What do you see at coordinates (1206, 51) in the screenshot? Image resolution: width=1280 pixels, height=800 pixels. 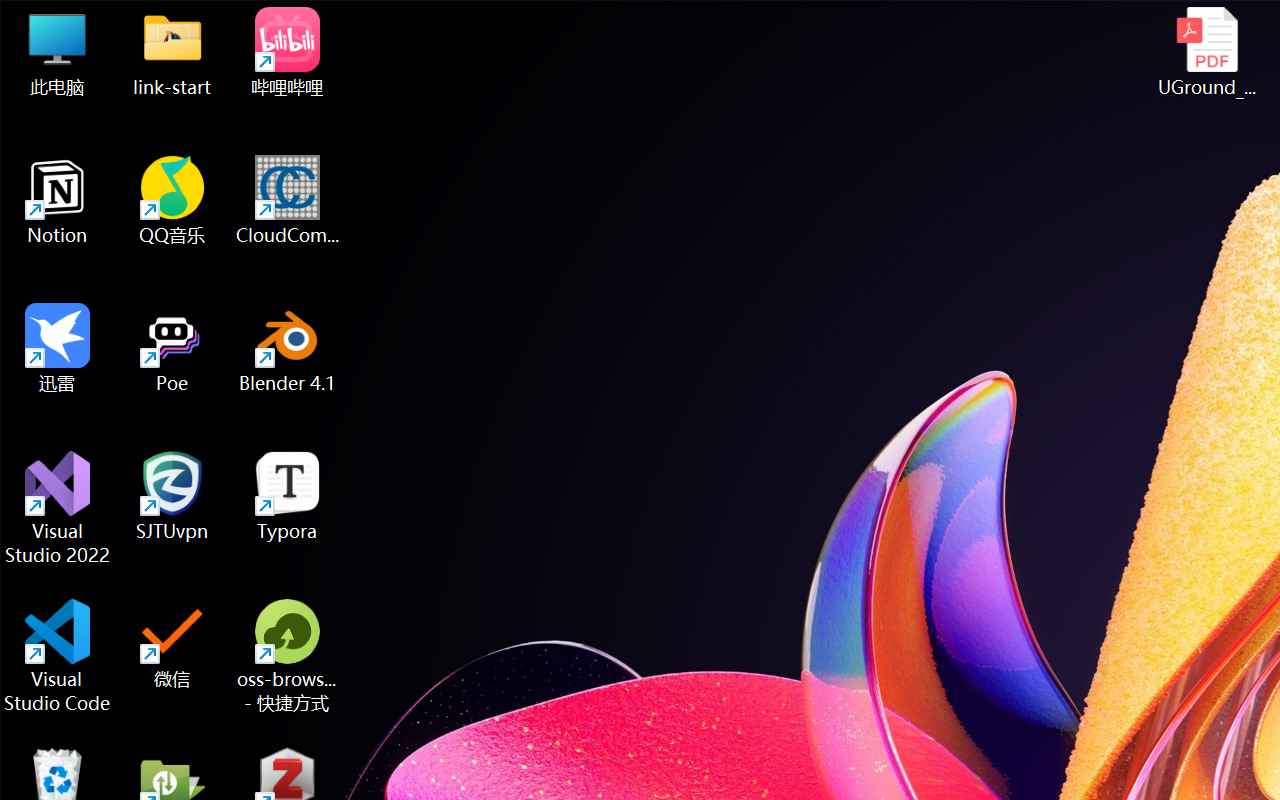 I see `'UGround_paper.pdf'` at bounding box center [1206, 51].